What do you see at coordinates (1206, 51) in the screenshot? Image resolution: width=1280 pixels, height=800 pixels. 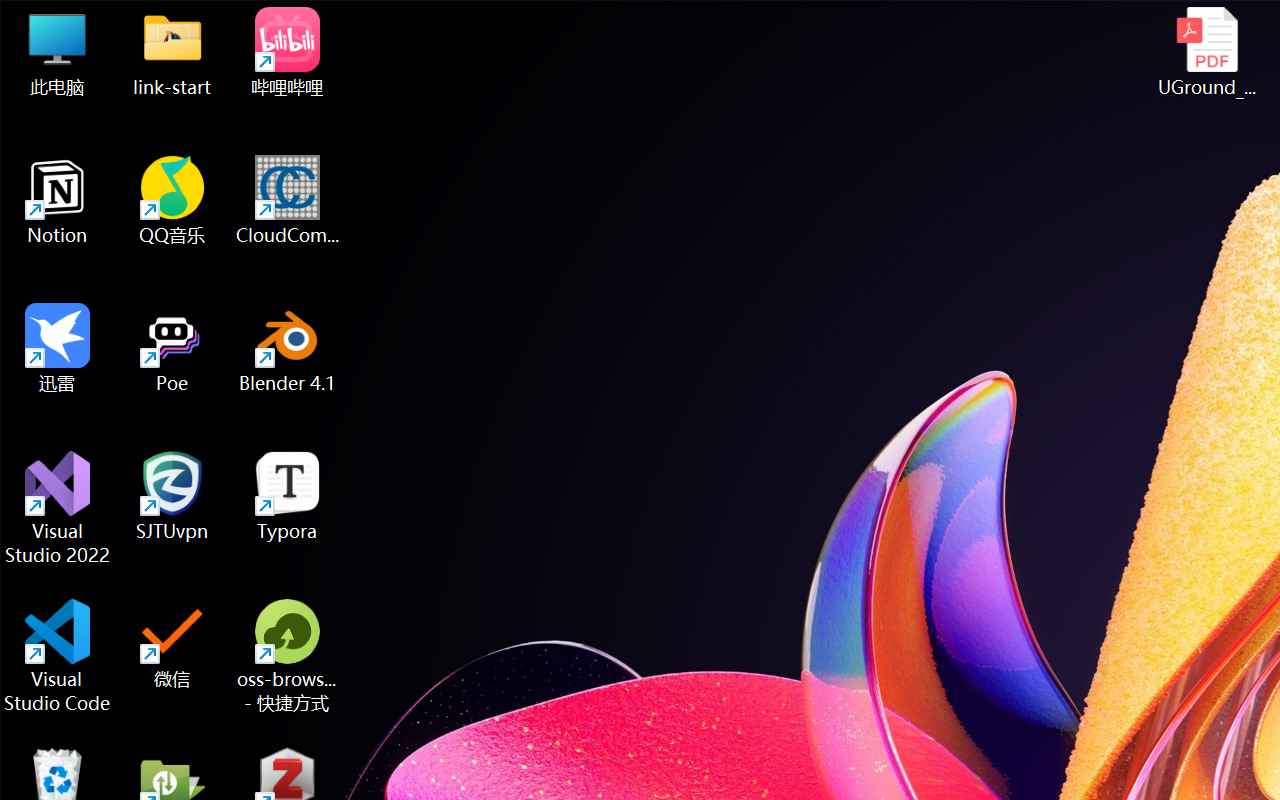 I see `'UGround_paper.pdf'` at bounding box center [1206, 51].